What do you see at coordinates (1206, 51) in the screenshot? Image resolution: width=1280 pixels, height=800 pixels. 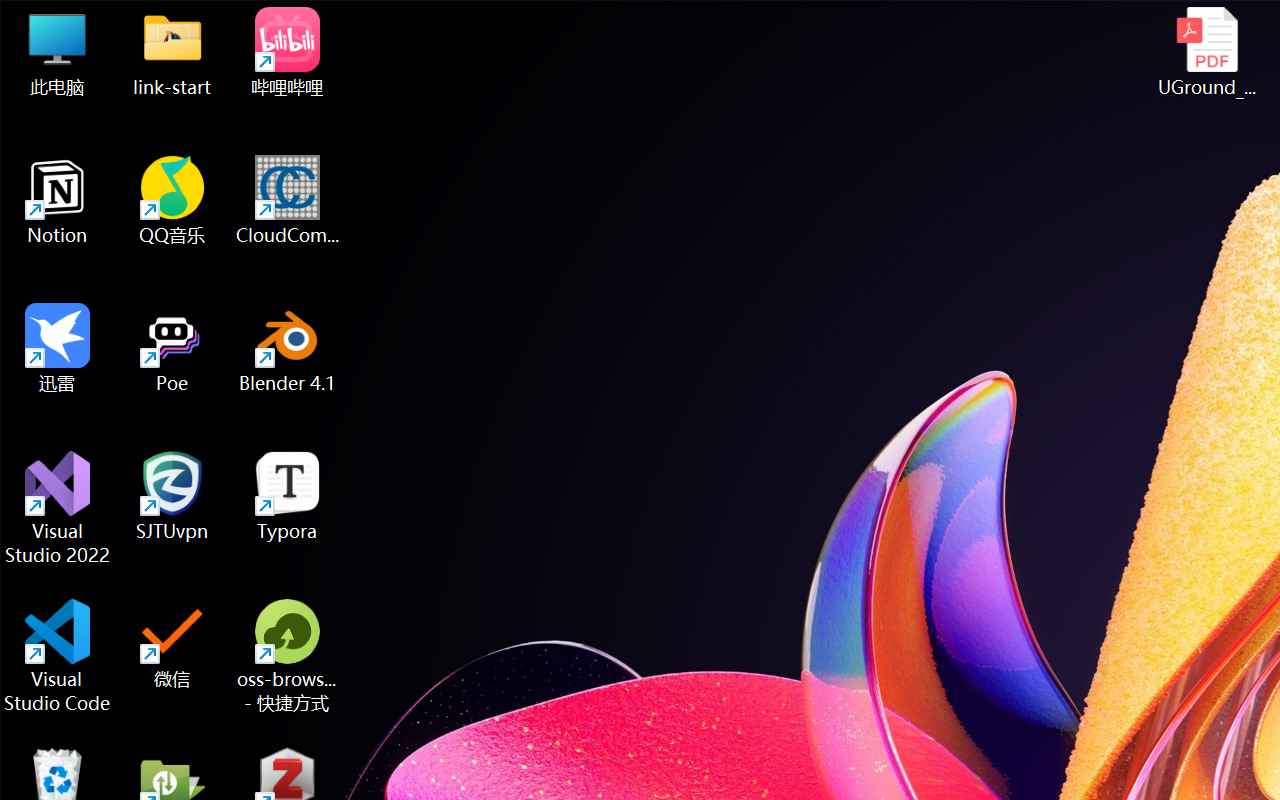 I see `'UGround_paper.pdf'` at bounding box center [1206, 51].